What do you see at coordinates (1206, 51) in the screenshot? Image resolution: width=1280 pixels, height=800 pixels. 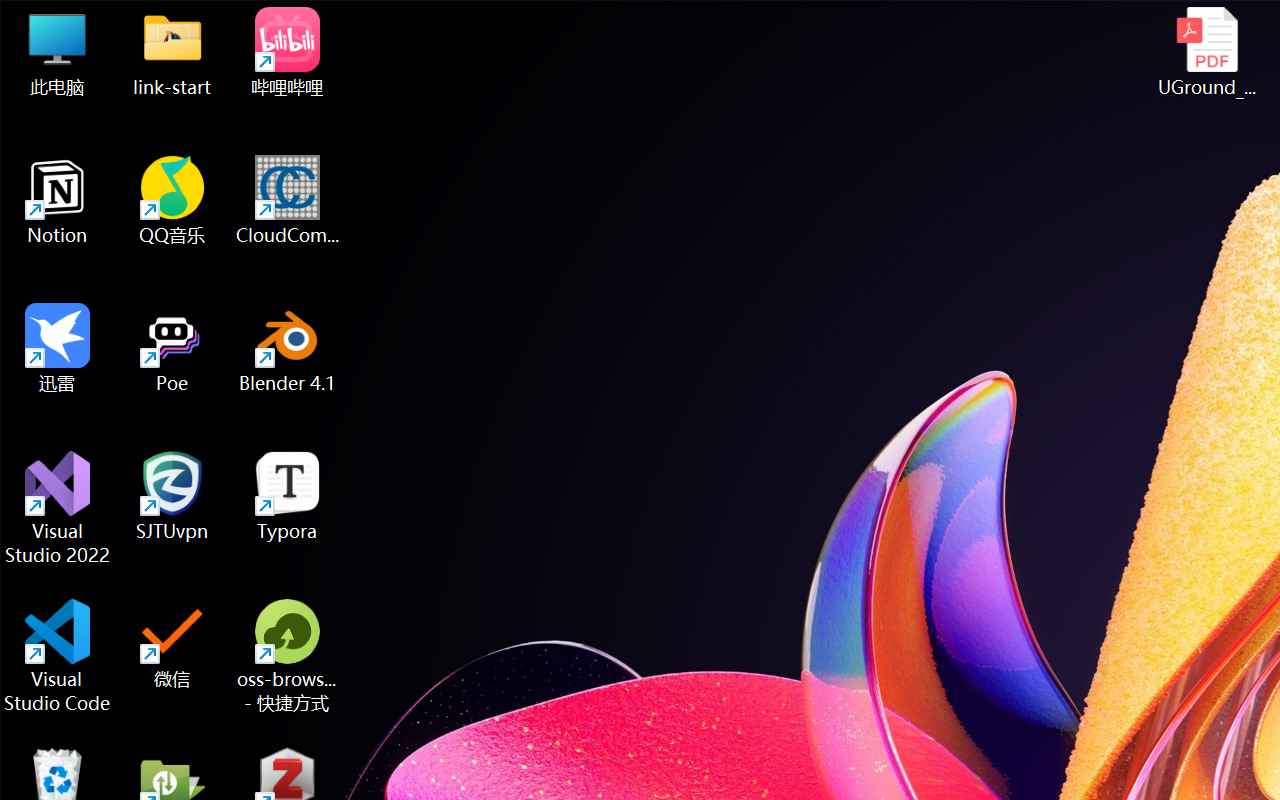 I see `'UGround_paper.pdf'` at bounding box center [1206, 51].